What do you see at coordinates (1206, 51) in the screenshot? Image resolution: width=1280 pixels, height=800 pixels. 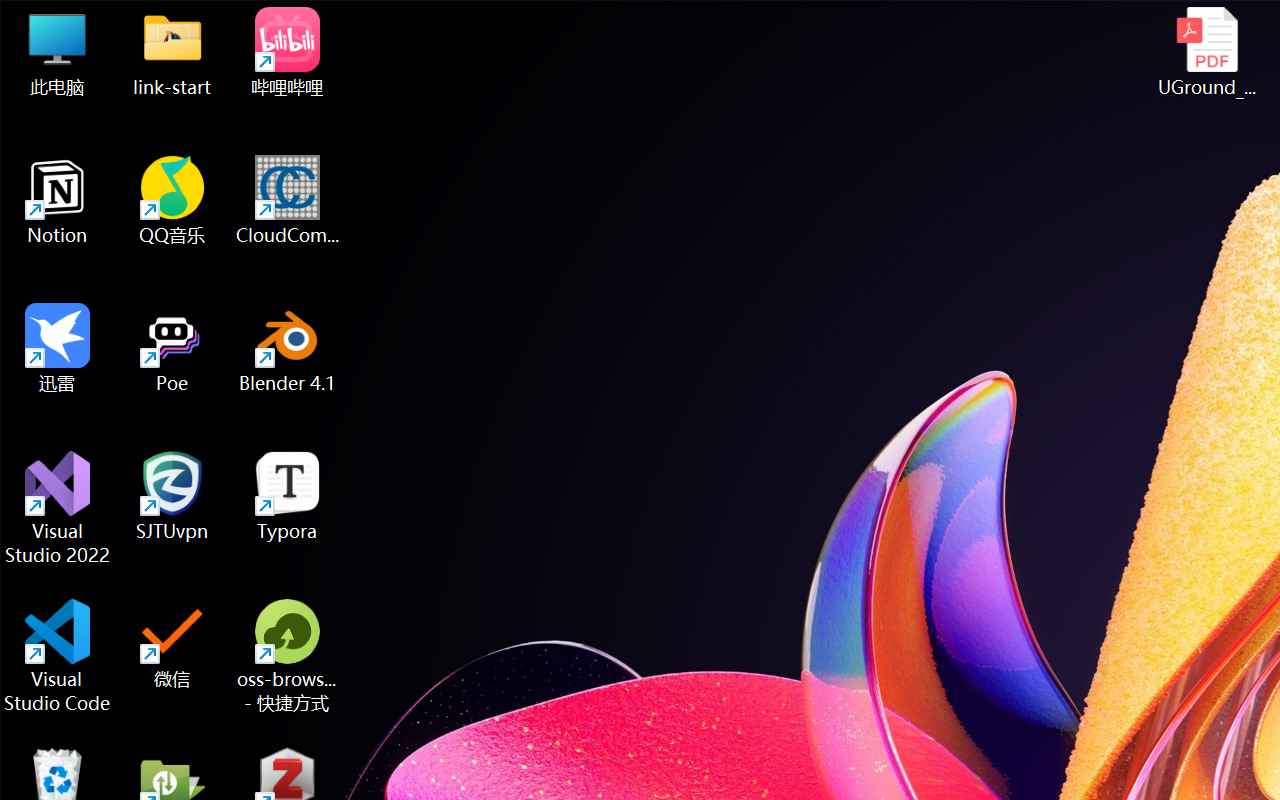 I see `'UGround_paper.pdf'` at bounding box center [1206, 51].